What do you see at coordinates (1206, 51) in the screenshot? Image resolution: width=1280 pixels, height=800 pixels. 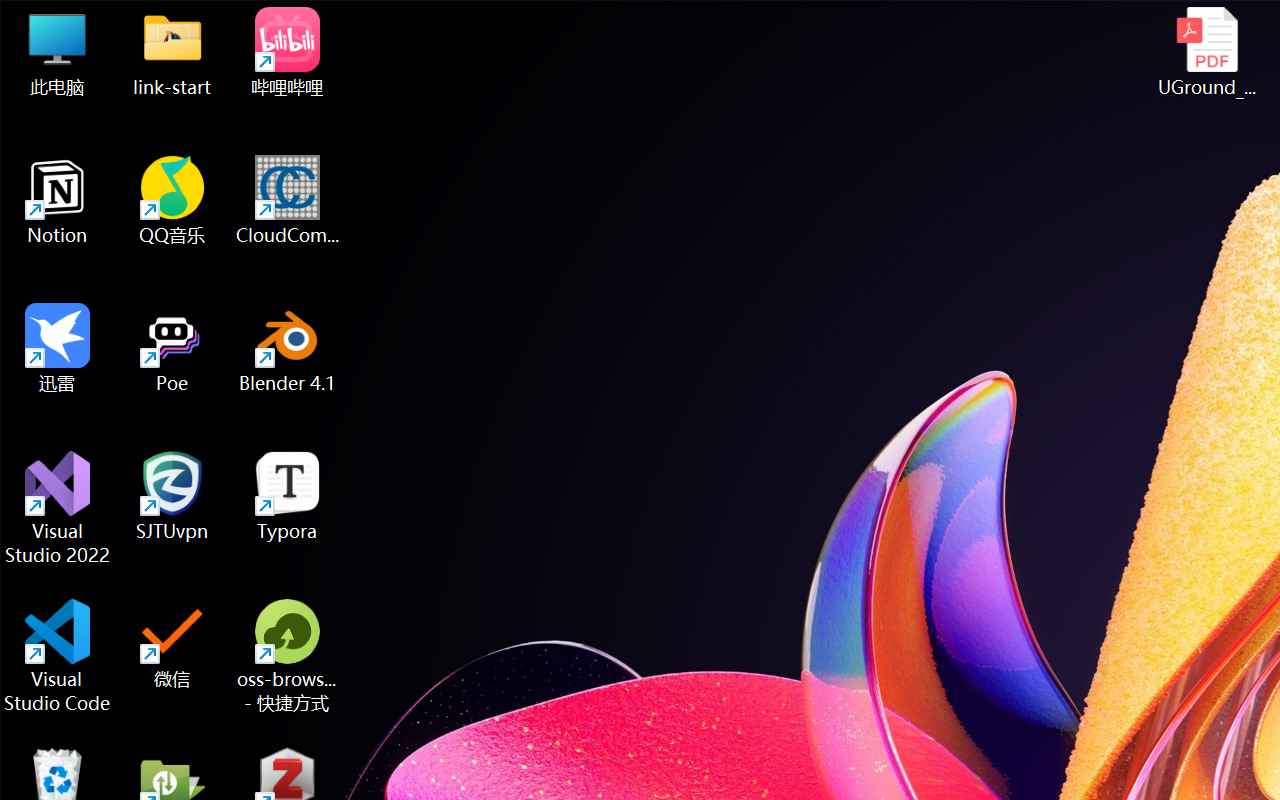 I see `'UGround_paper.pdf'` at bounding box center [1206, 51].